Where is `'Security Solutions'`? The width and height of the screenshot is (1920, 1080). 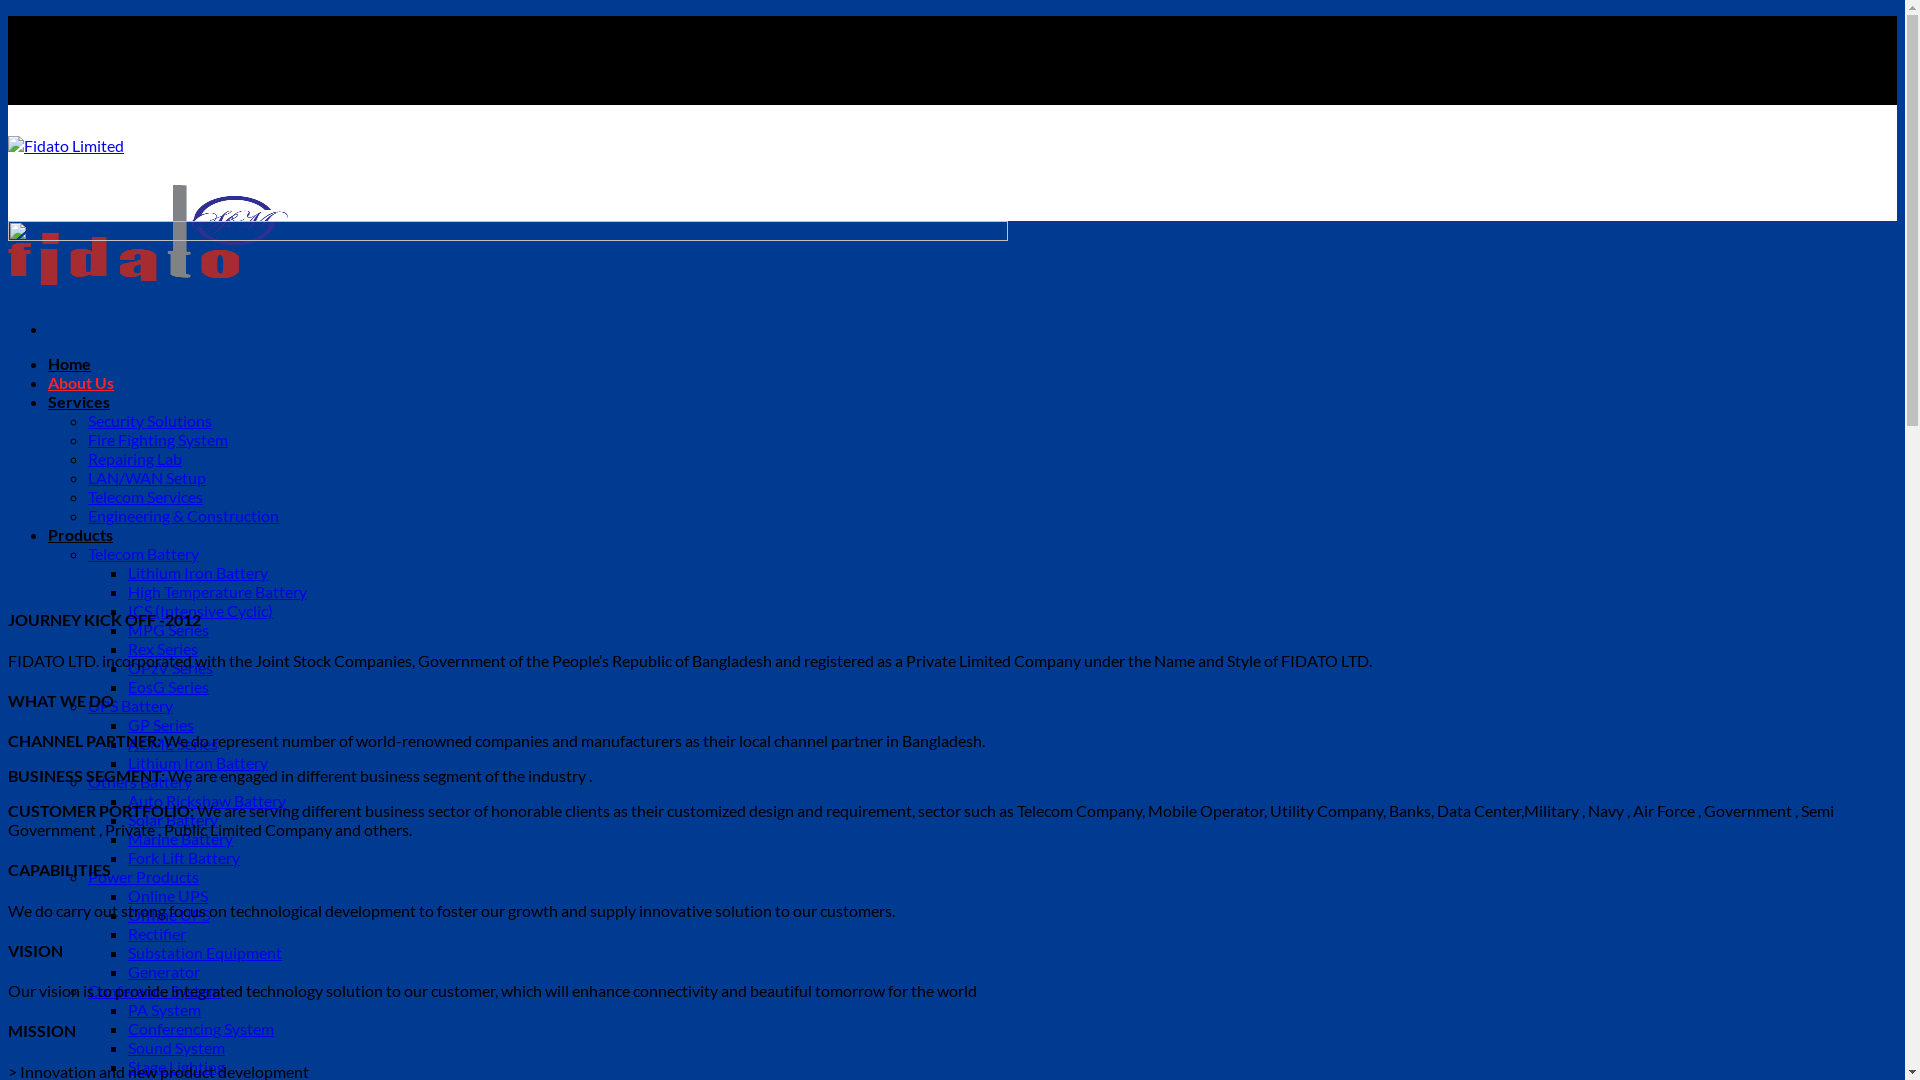 'Security Solutions' is located at coordinates (148, 419).